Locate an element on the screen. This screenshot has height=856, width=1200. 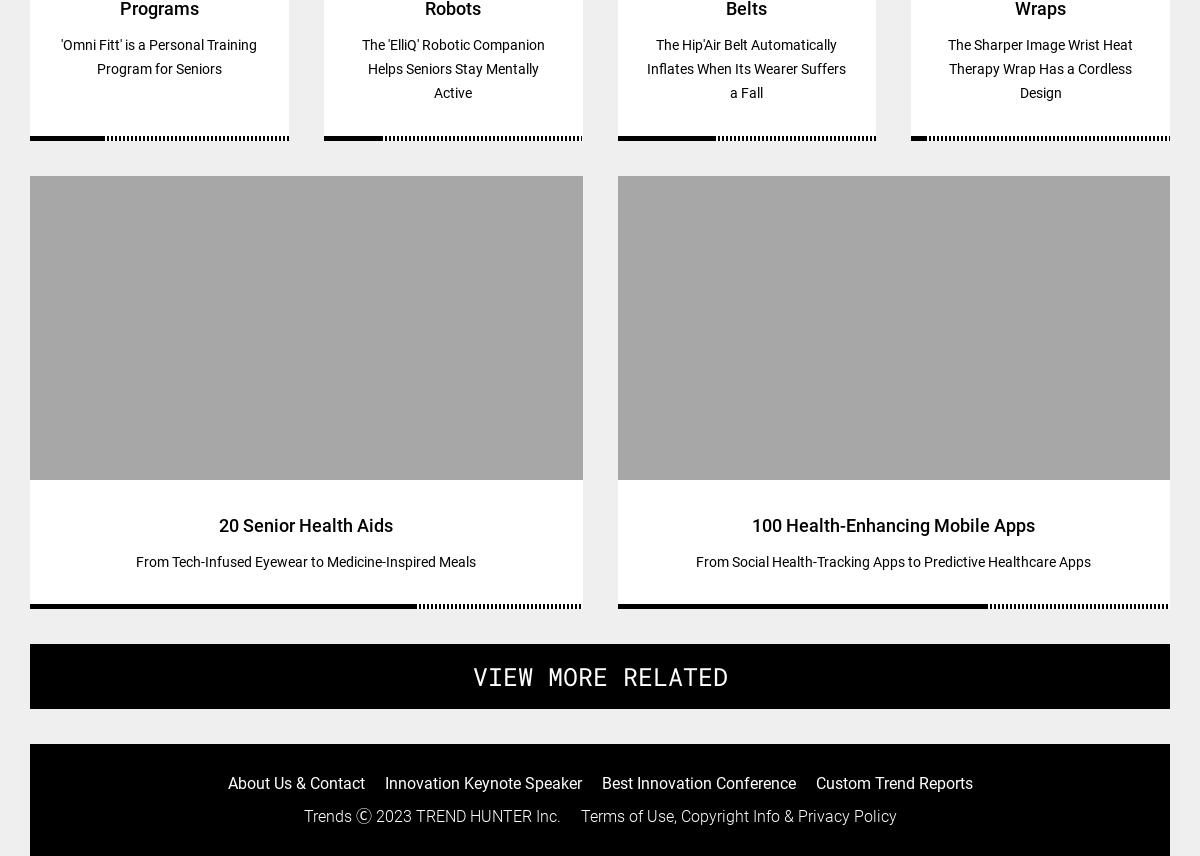
'20 Senior Health Aids' is located at coordinates (306, 524).